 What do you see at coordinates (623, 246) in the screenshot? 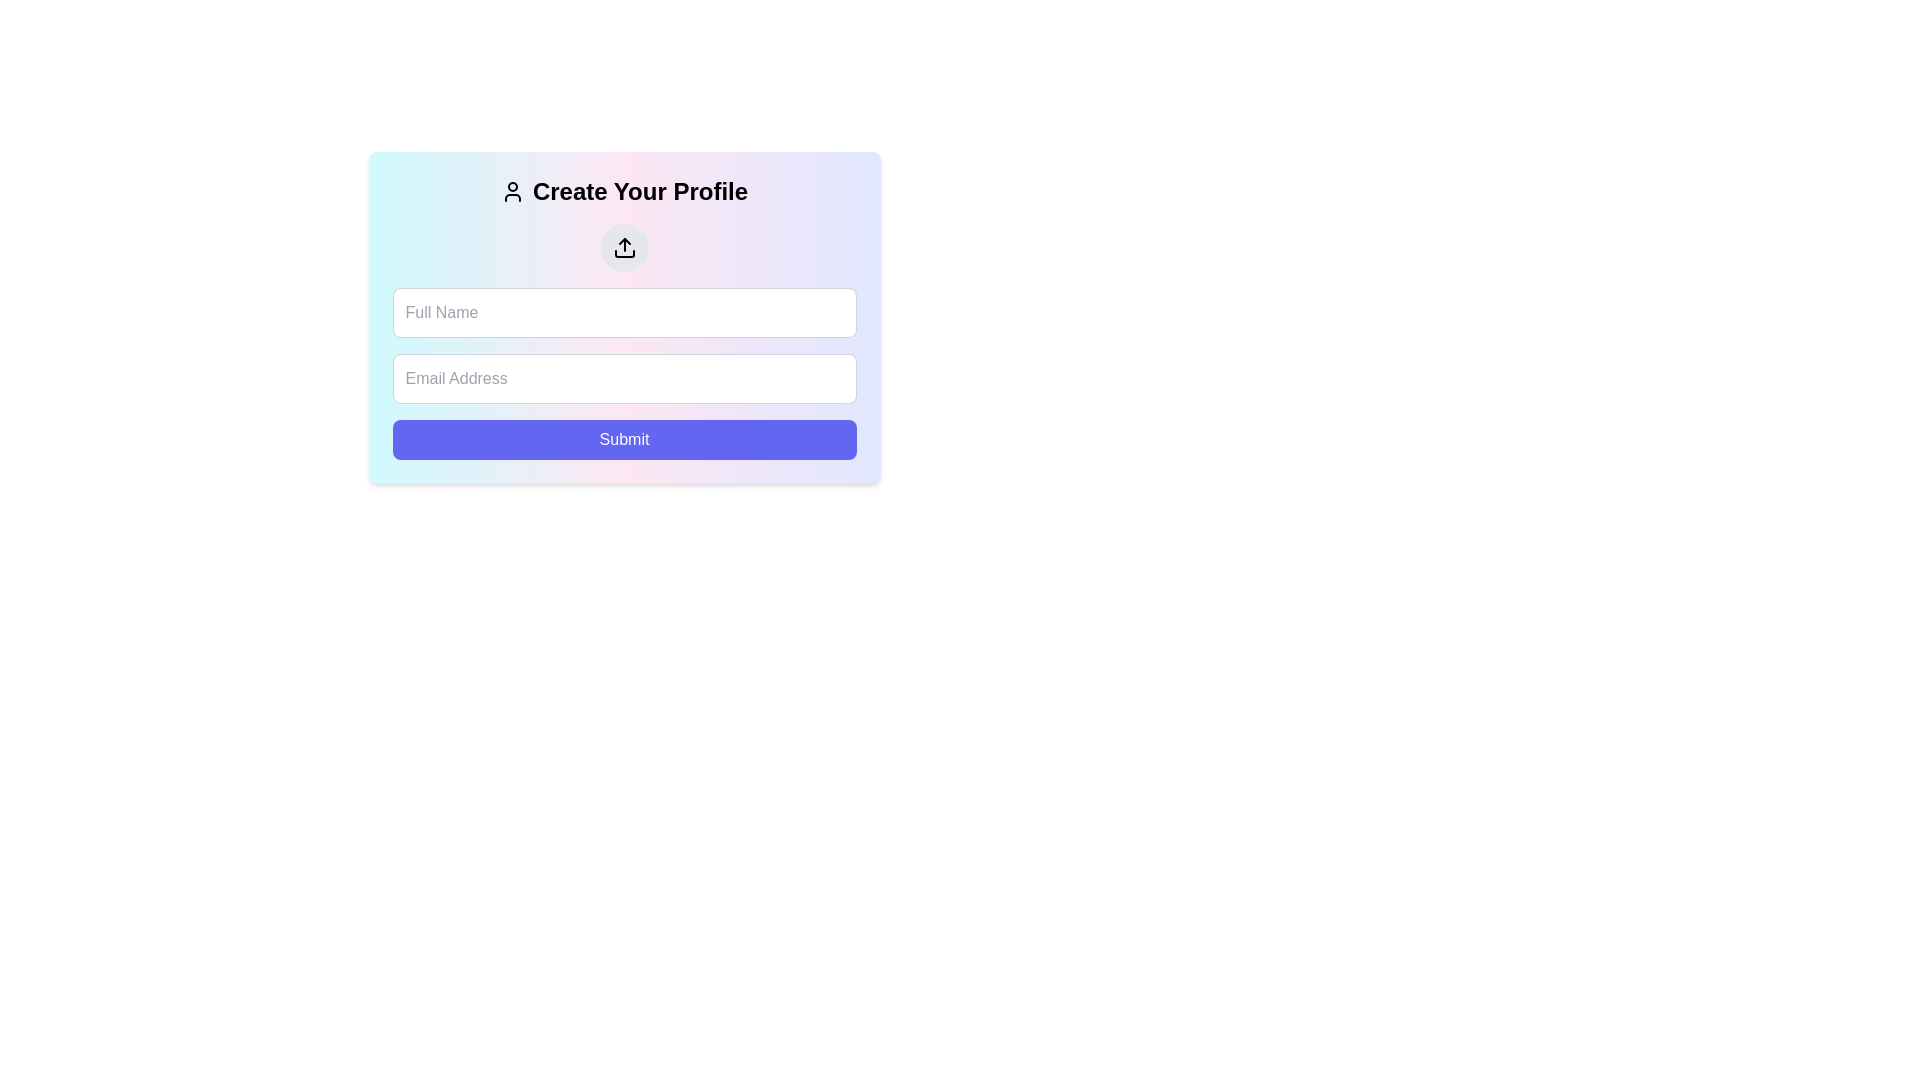
I see `the upload button located above the 'Full Name' input field and below the 'Create Your Profile' header to initiate an upload action` at bounding box center [623, 246].